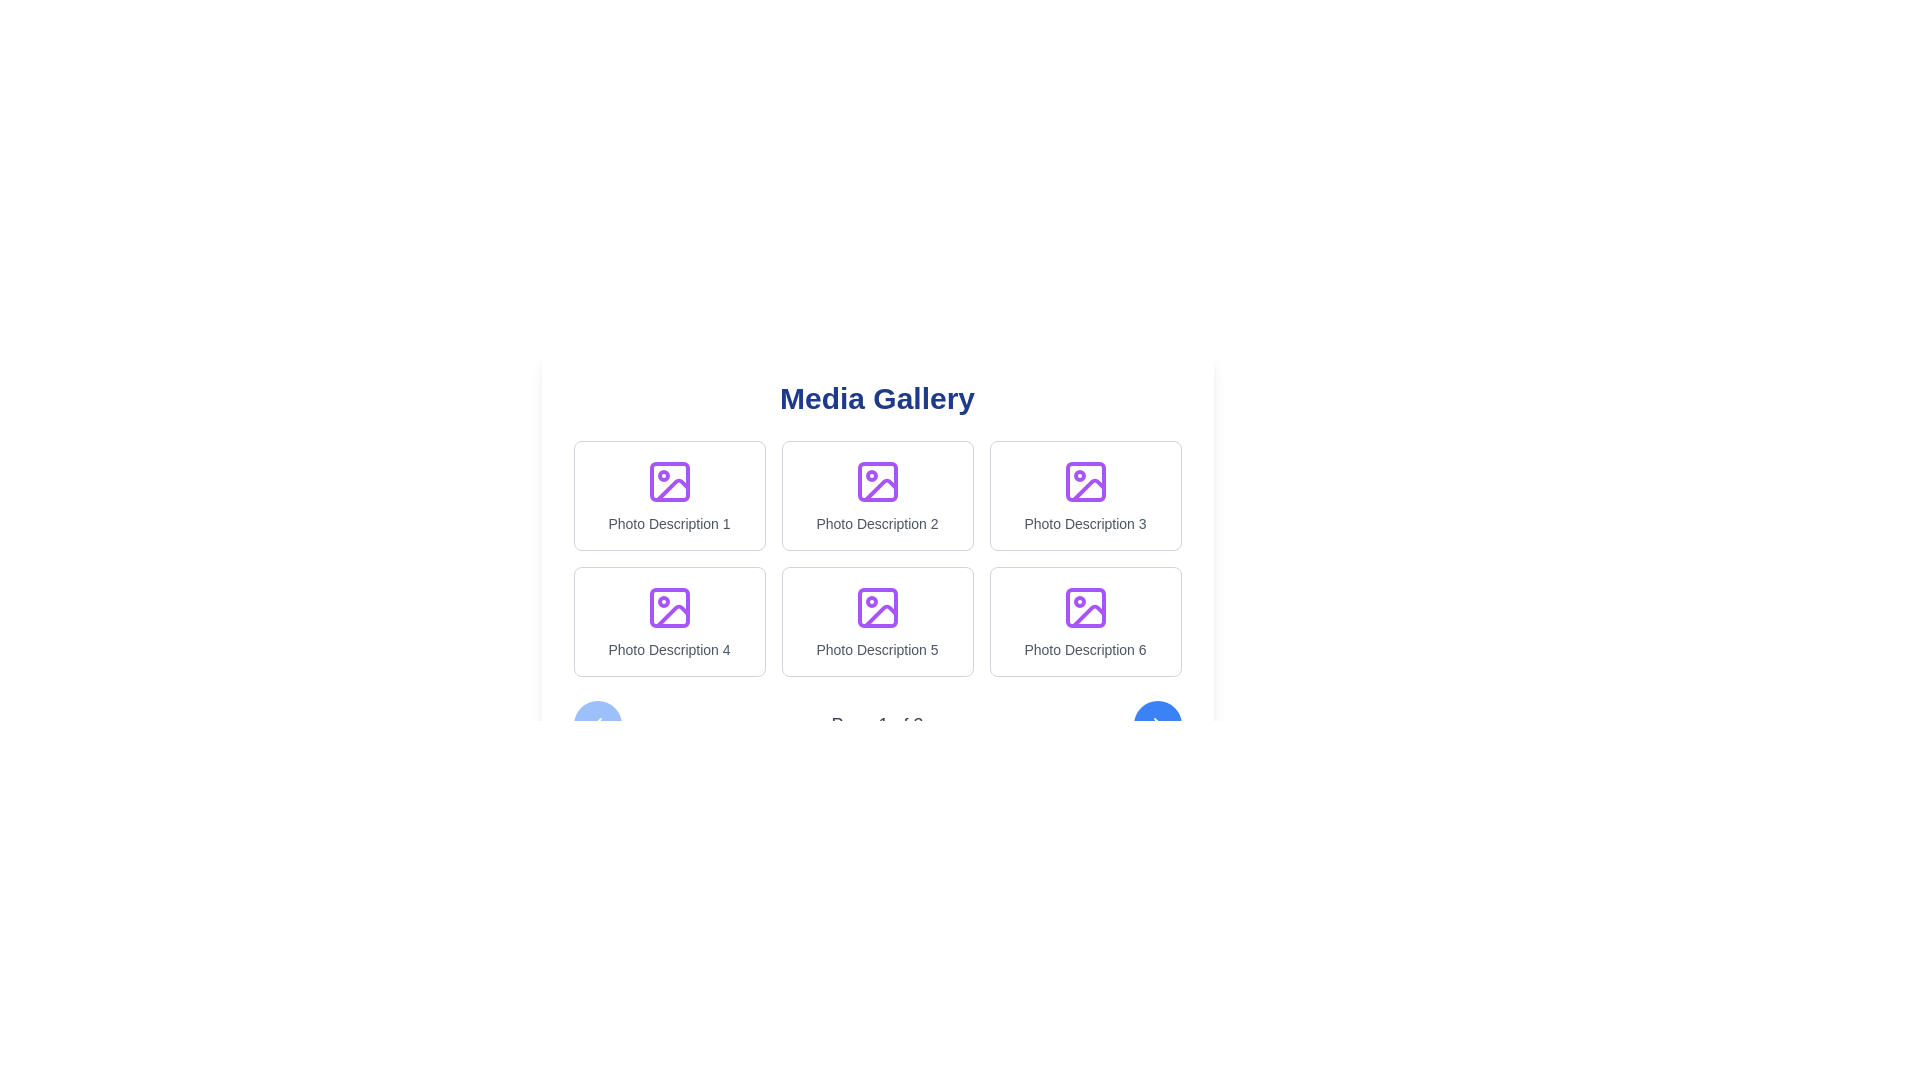  Describe the element at coordinates (877, 650) in the screenshot. I see `the label displaying 'Photo Description 5', which is located under a purple icon and styled with gray text in a small font size` at that location.